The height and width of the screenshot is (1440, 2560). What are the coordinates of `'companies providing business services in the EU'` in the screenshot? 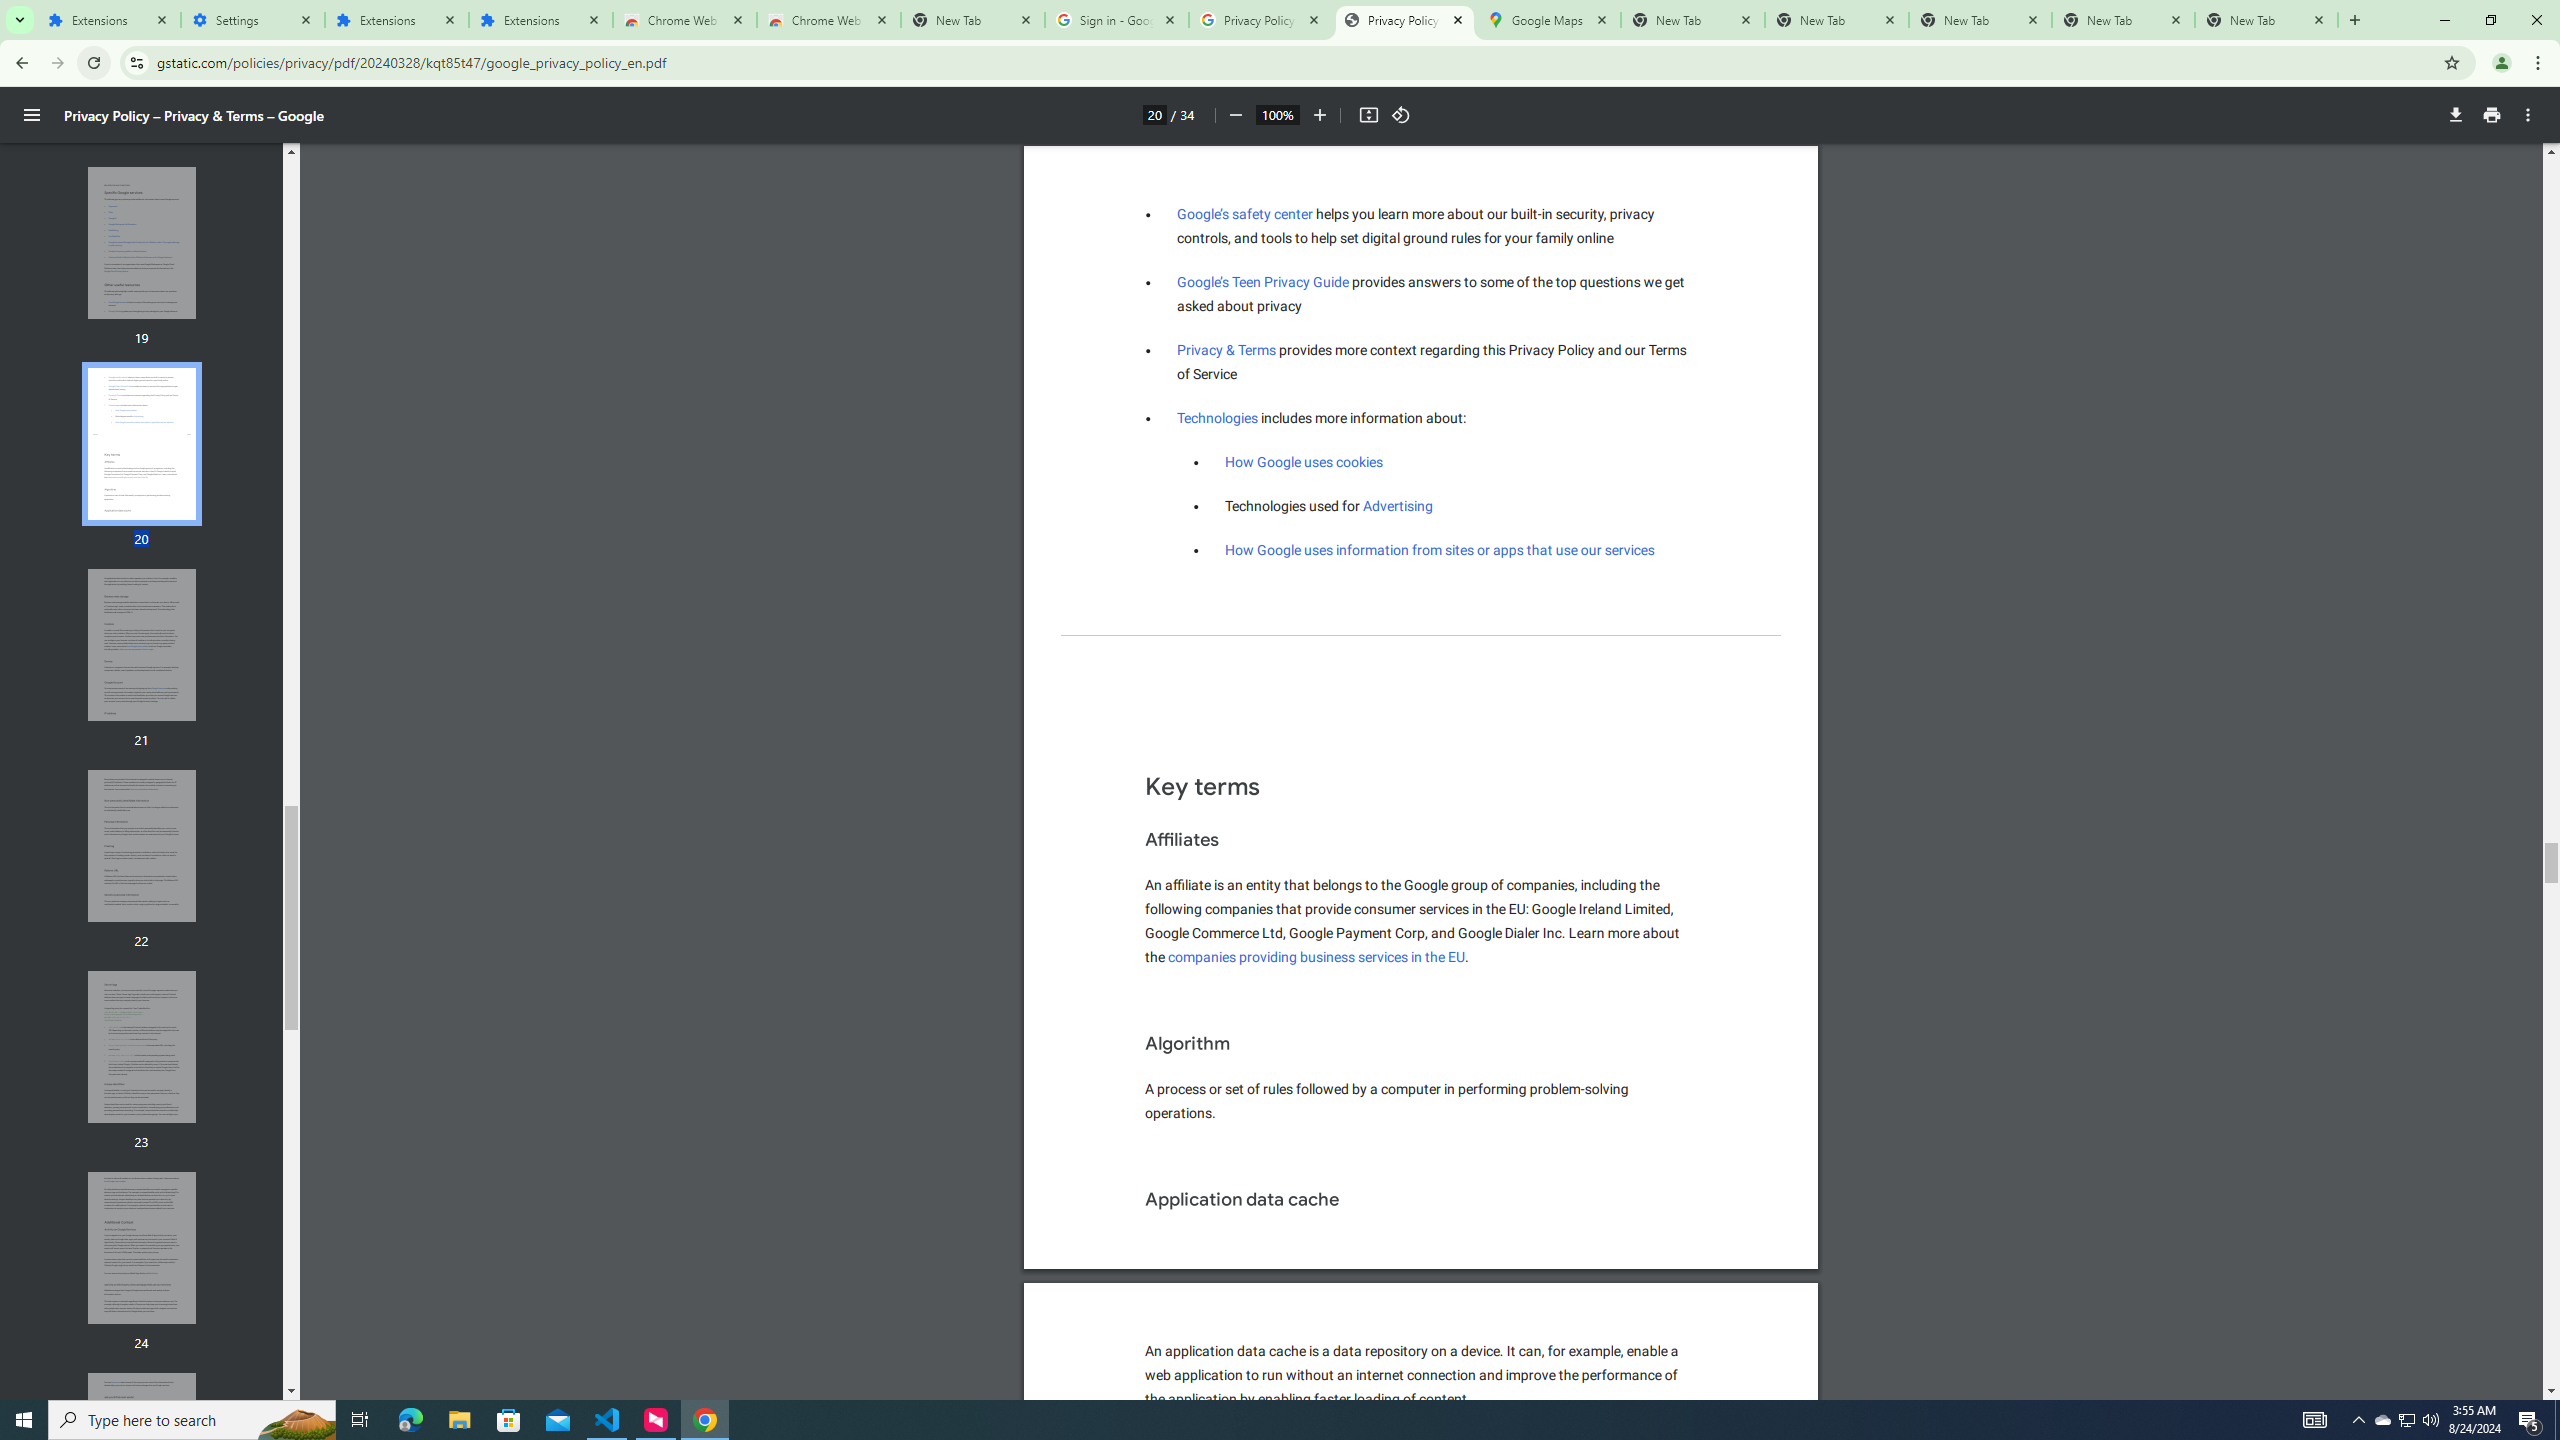 It's located at (1316, 957).